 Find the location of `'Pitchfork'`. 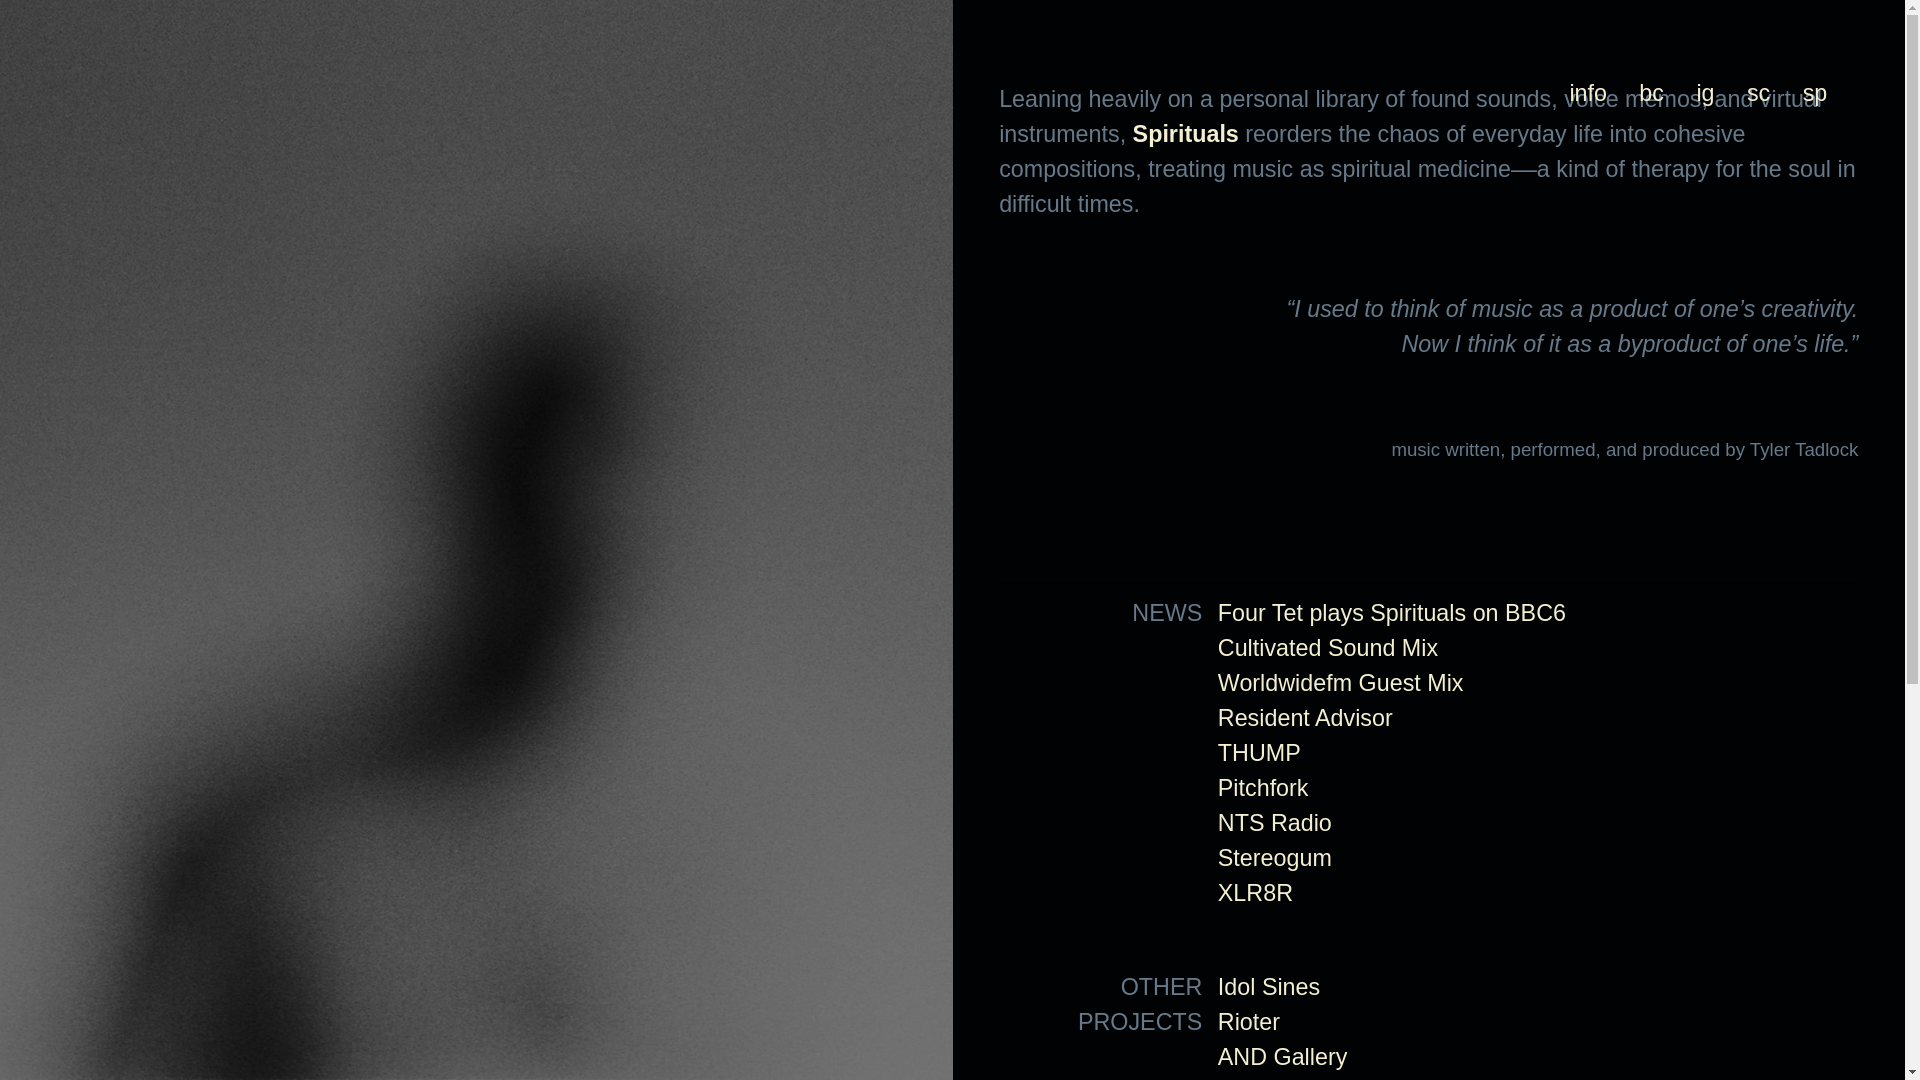

'Pitchfork' is located at coordinates (1217, 788).